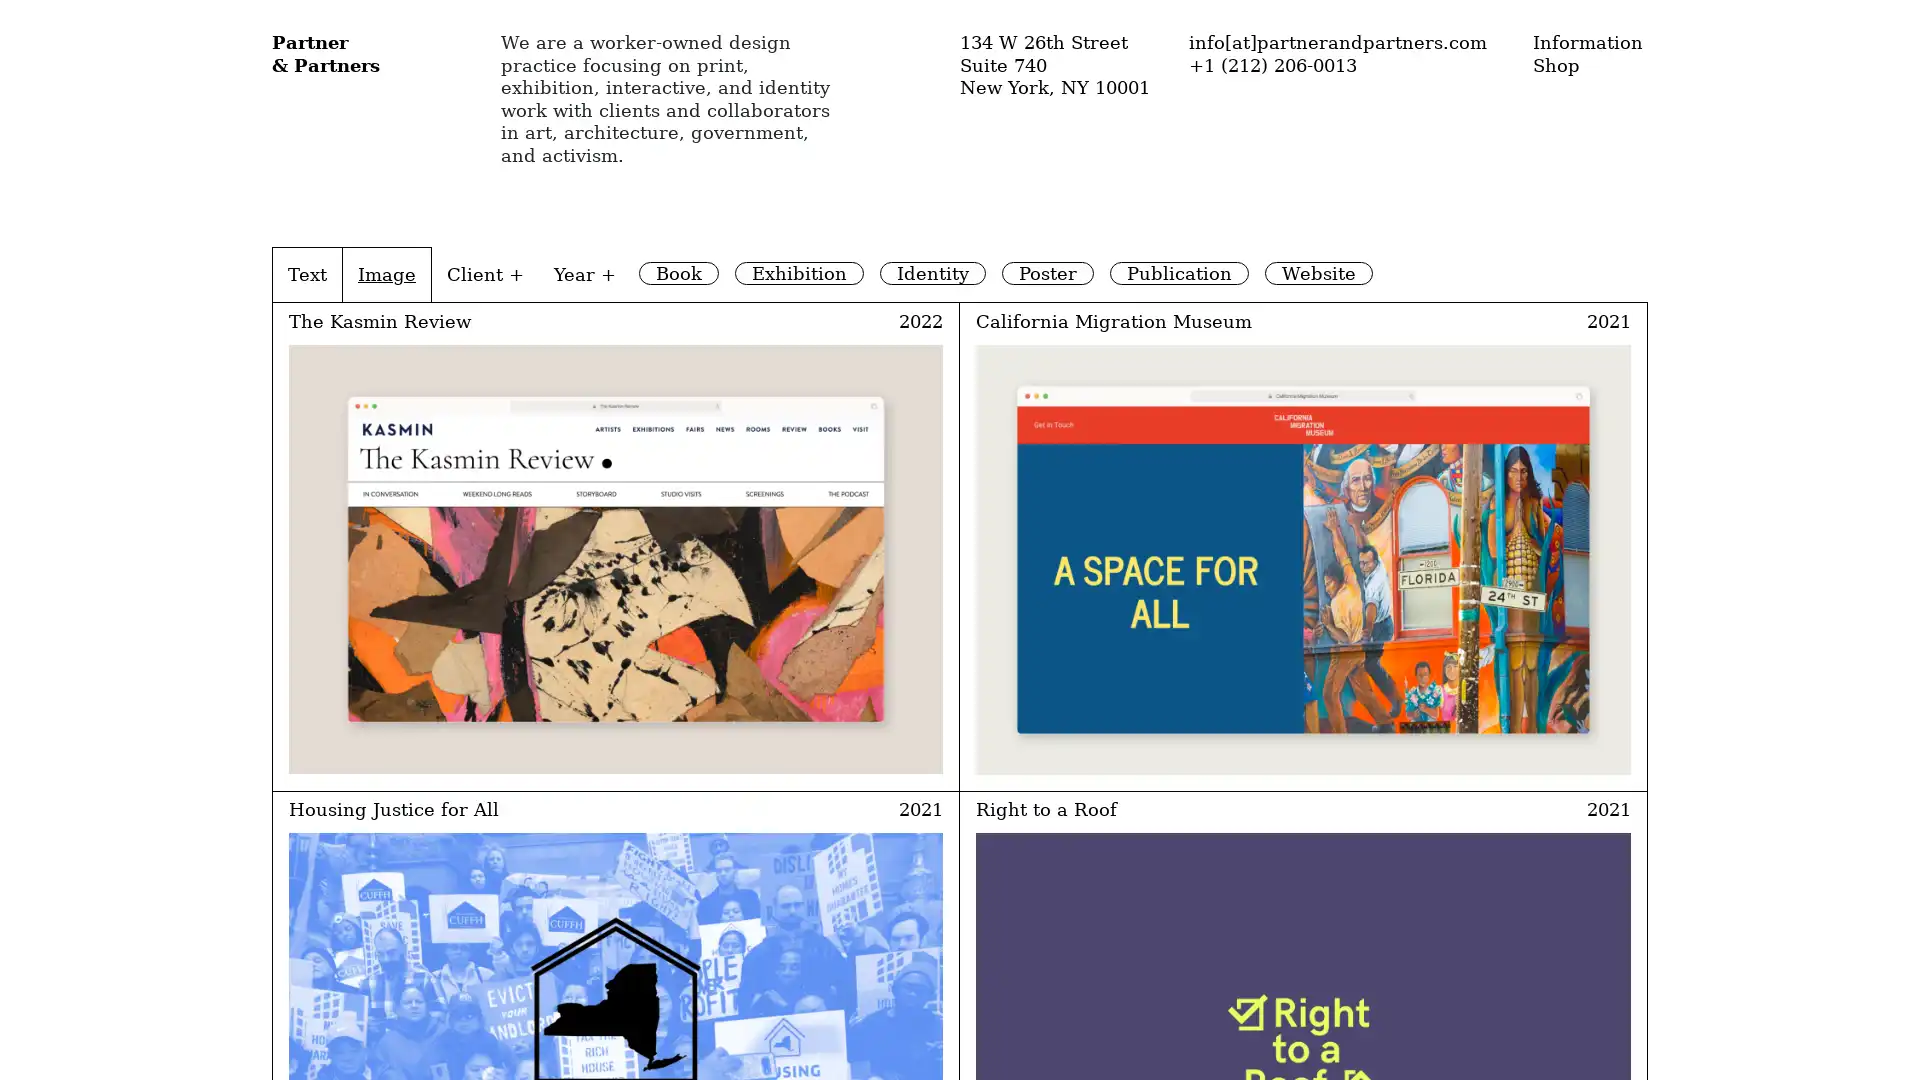 This screenshot has width=1920, height=1080. I want to click on Image, so click(387, 273).